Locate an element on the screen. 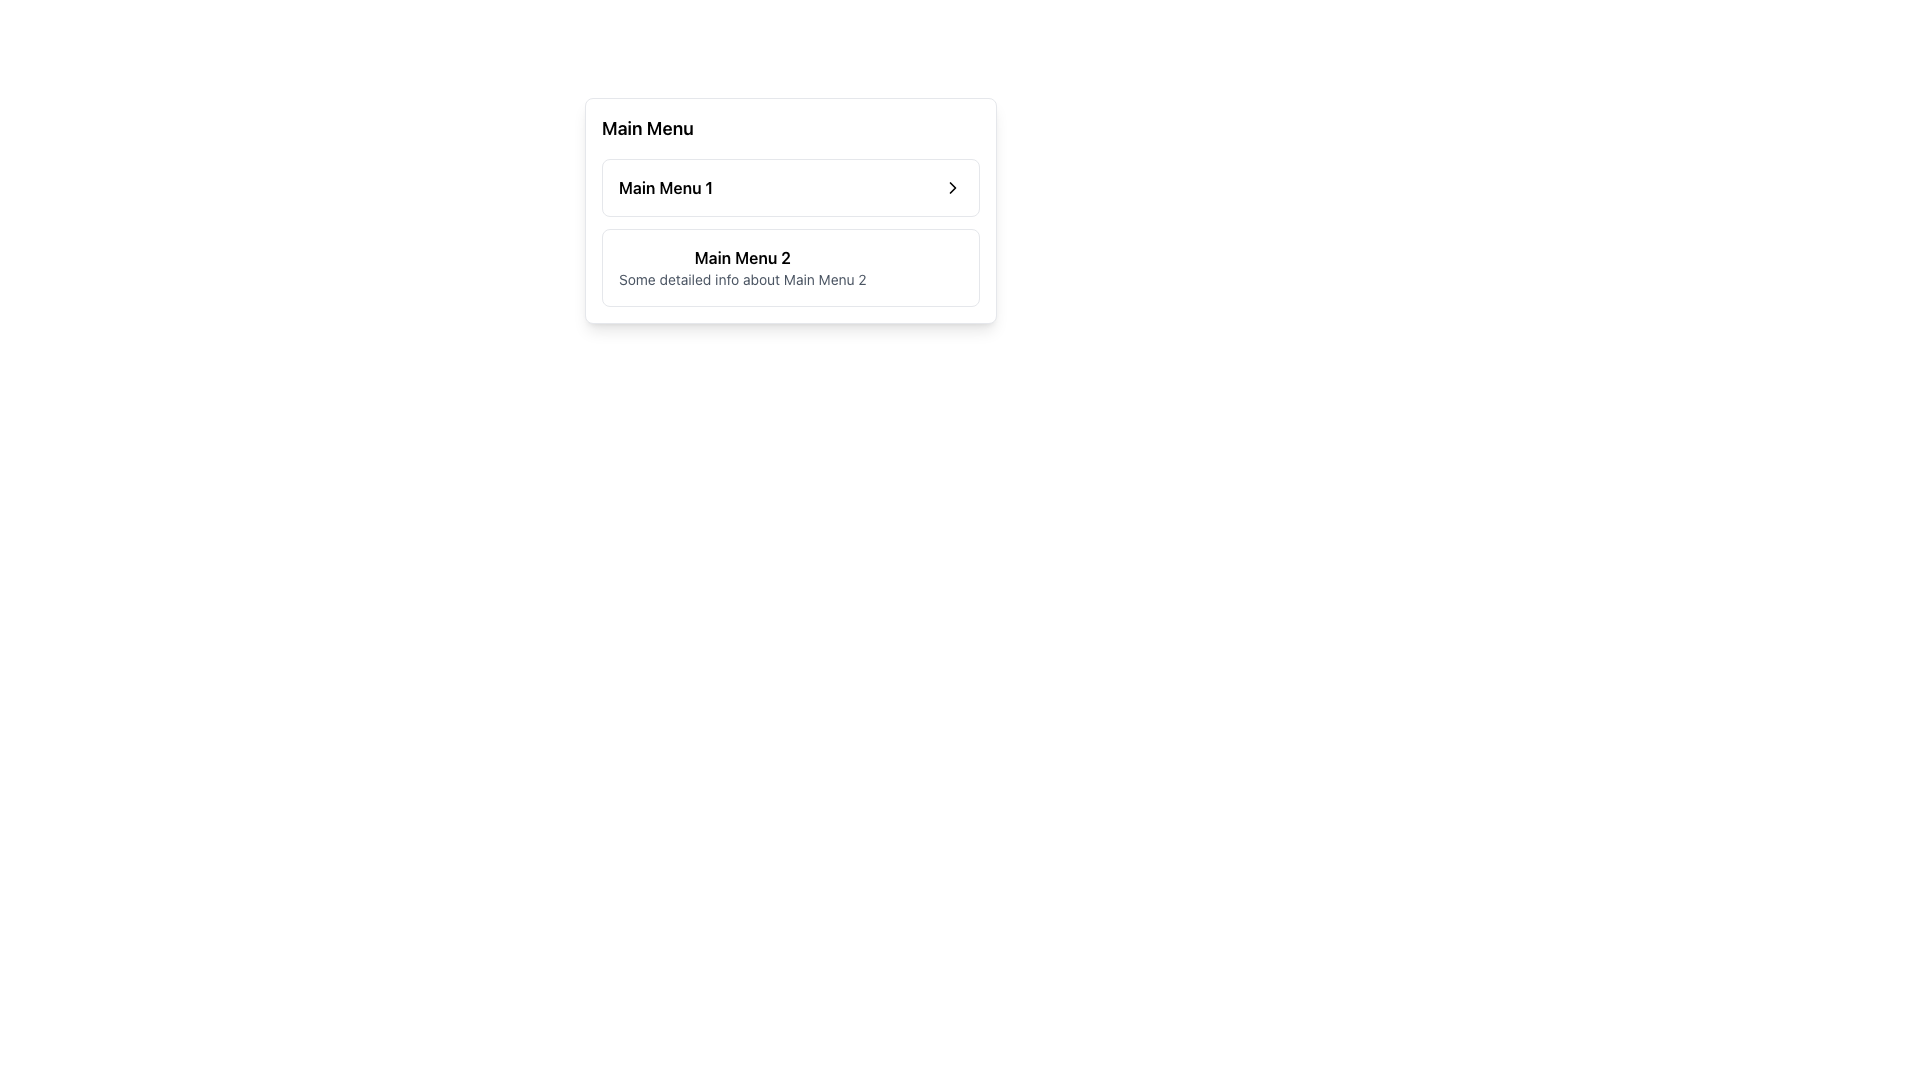  the 'Main Menu 2' item is located at coordinates (790, 266).